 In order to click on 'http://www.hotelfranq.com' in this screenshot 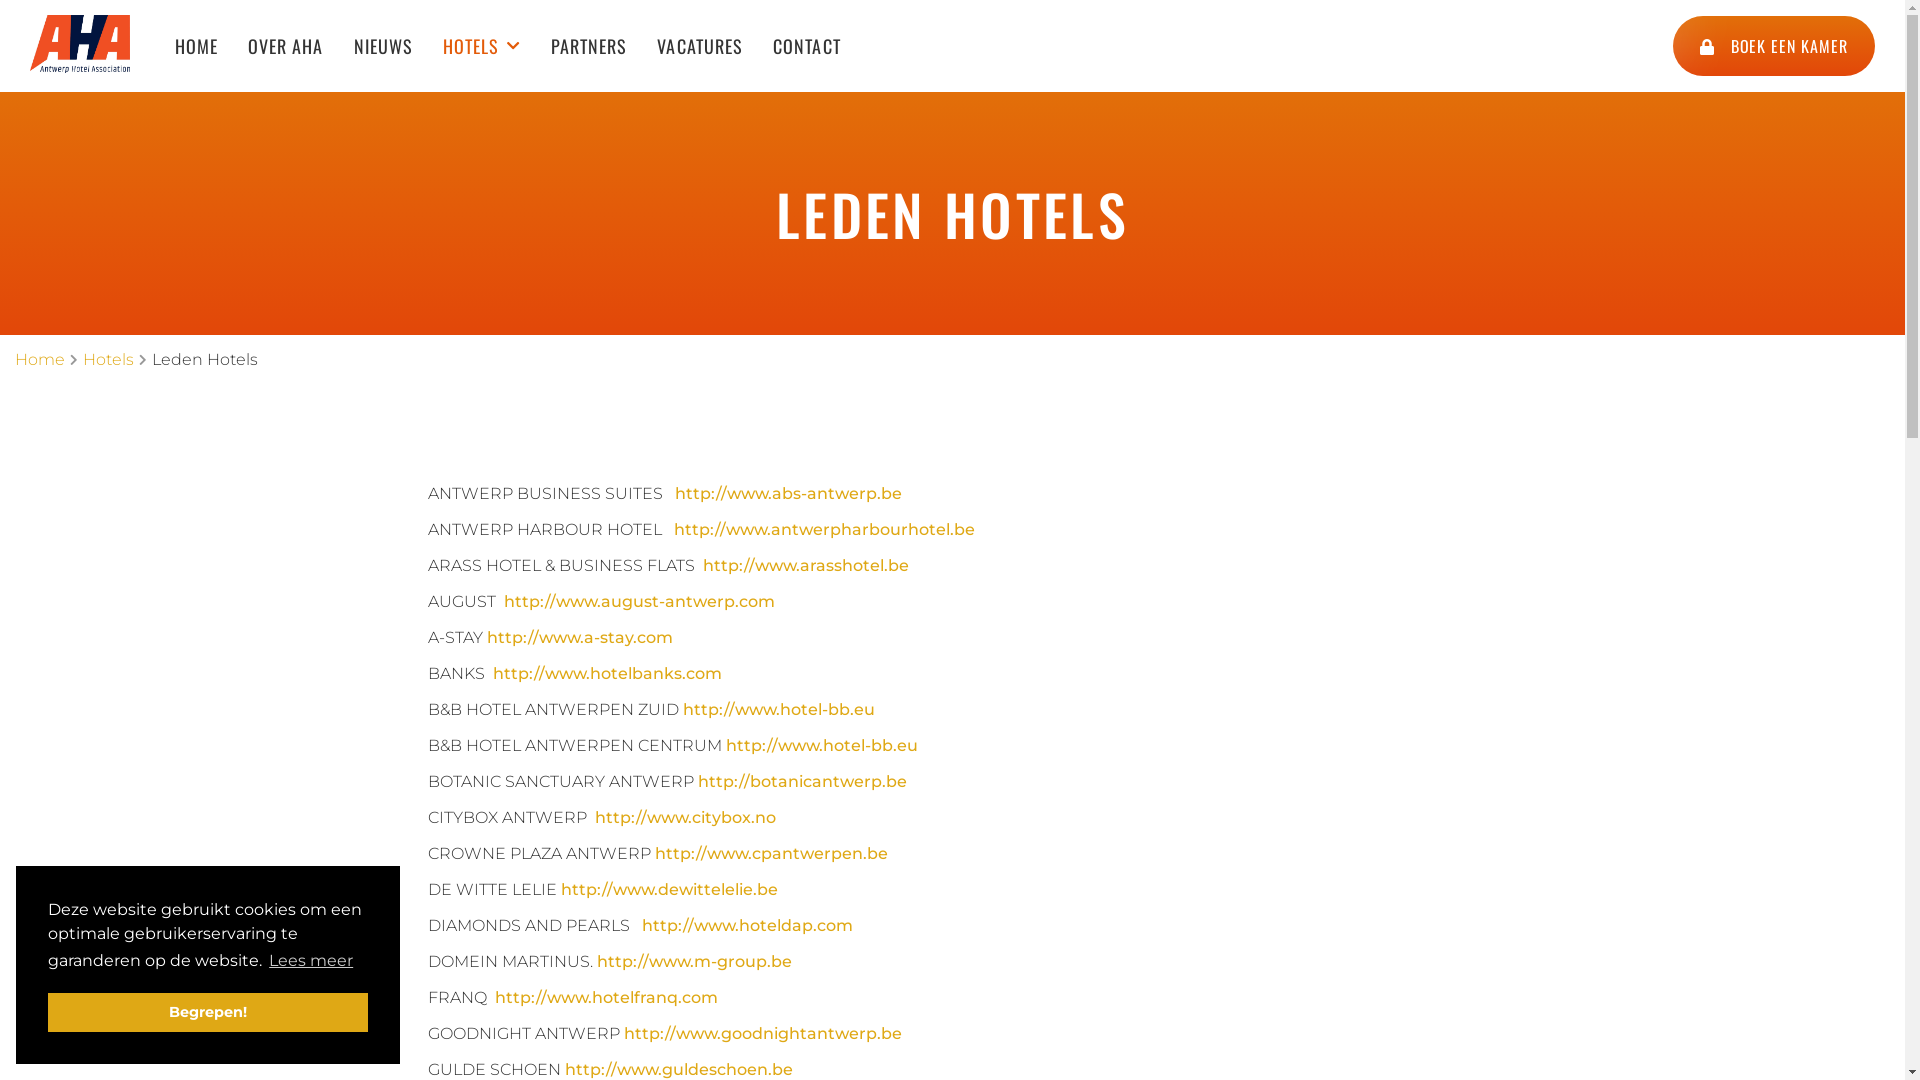, I will do `click(494, 997)`.